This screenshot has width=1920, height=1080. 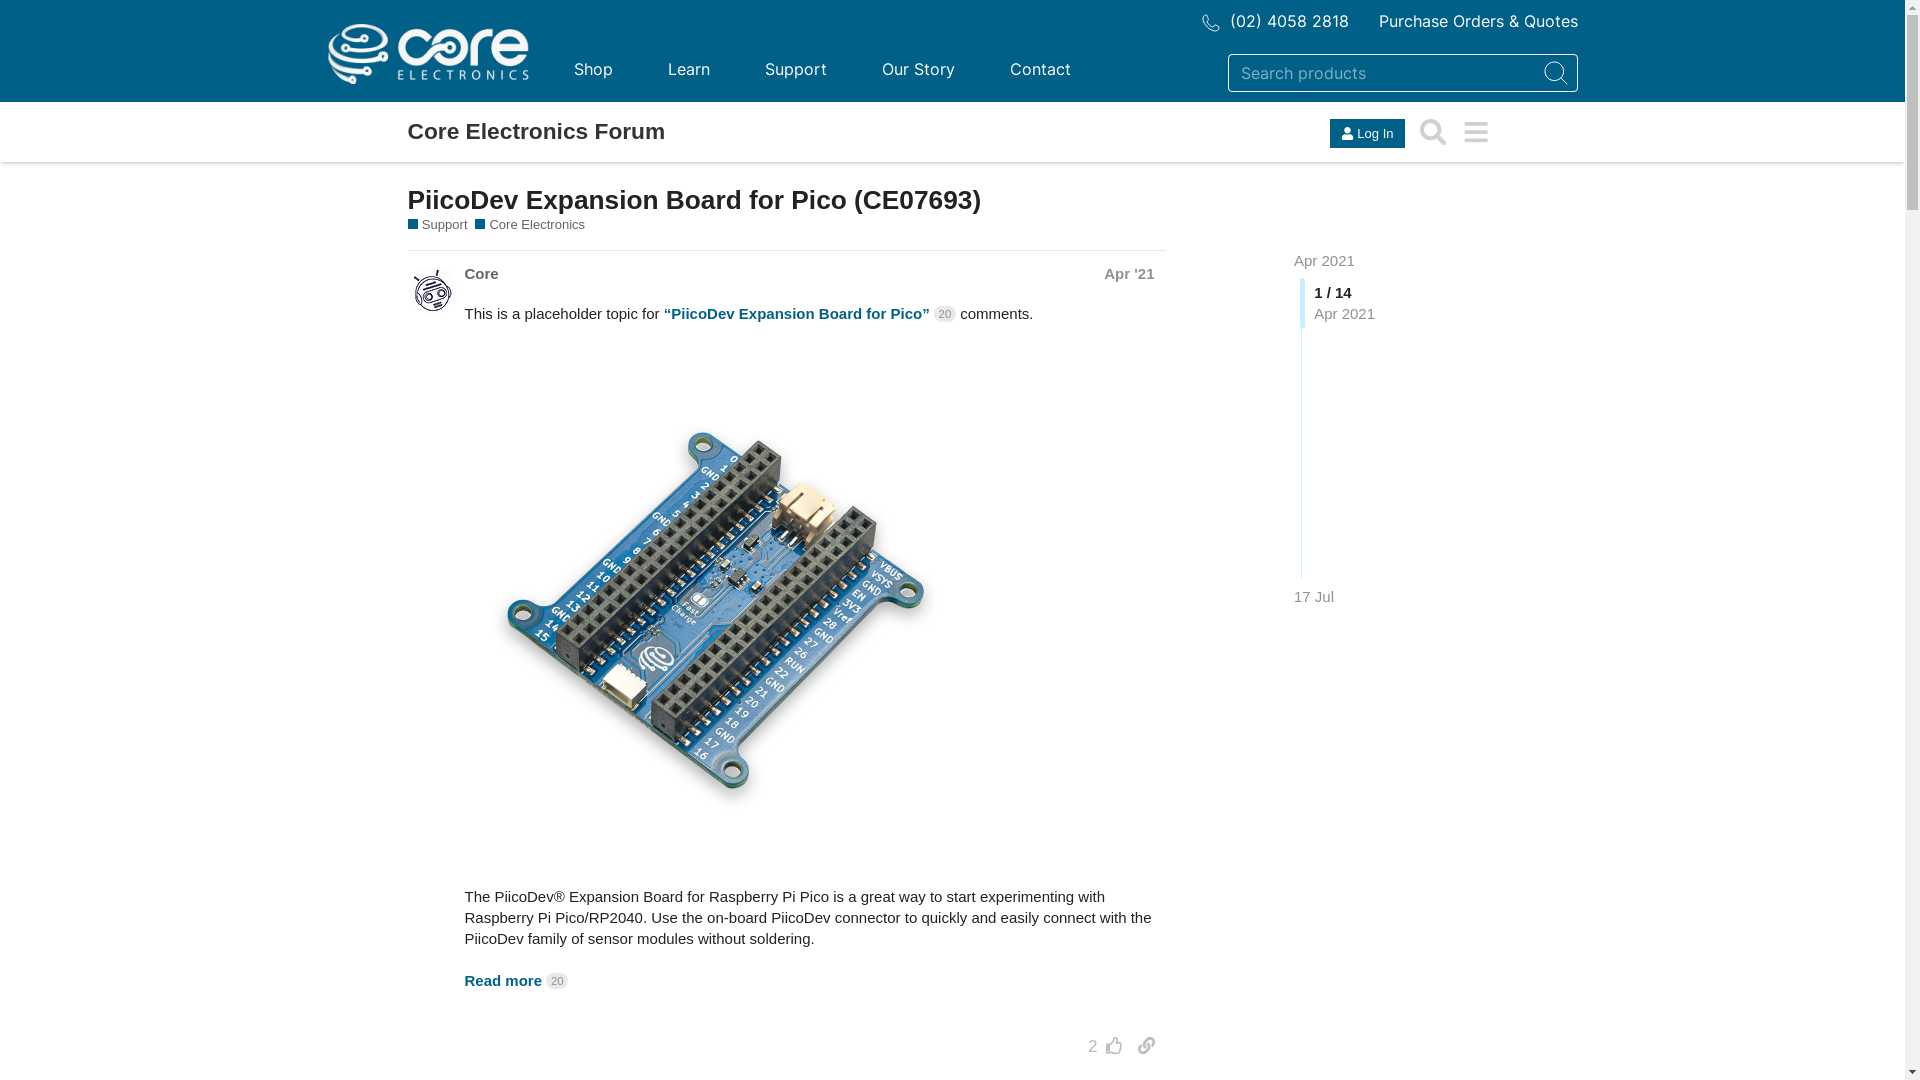 What do you see at coordinates (1128, 273) in the screenshot?
I see `'Apr '21'` at bounding box center [1128, 273].